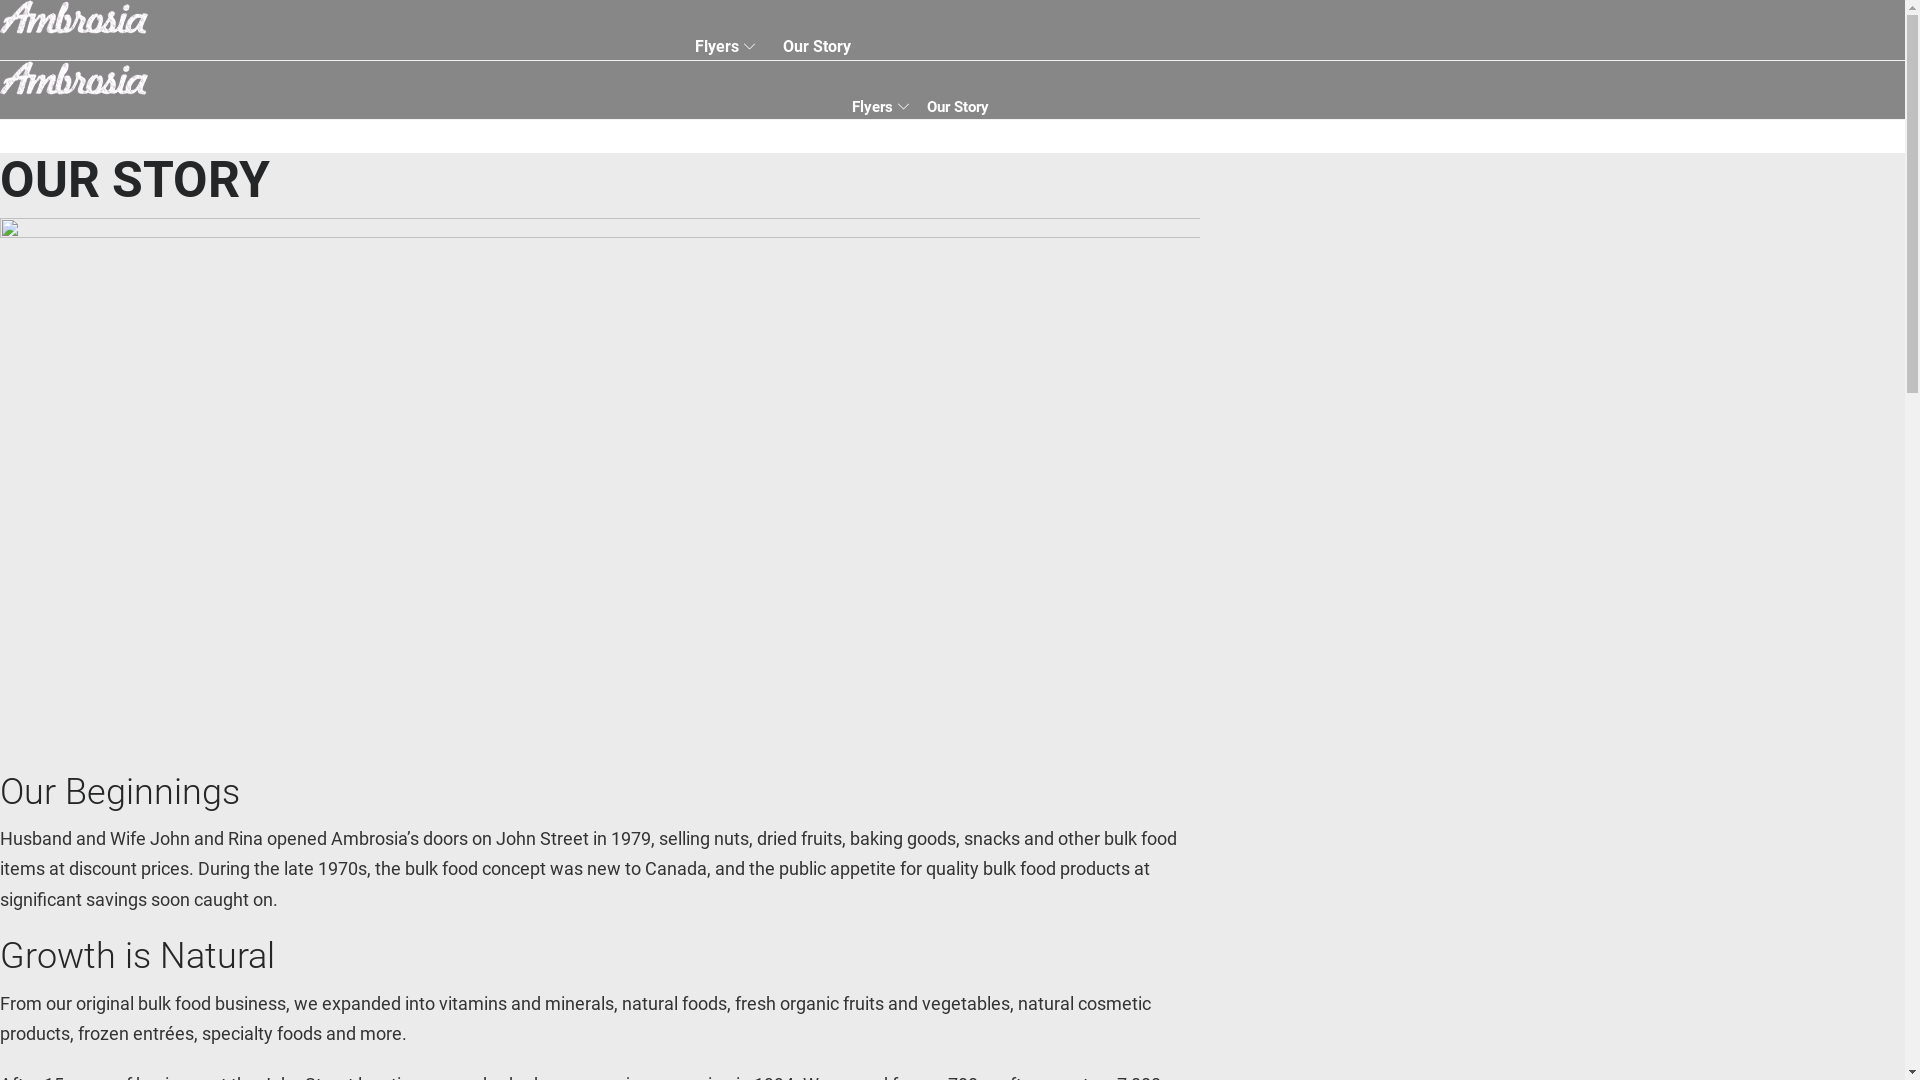 The image size is (1920, 1080). What do you see at coordinates (880, 107) in the screenshot?
I see `'Flyersarrow-down'` at bounding box center [880, 107].